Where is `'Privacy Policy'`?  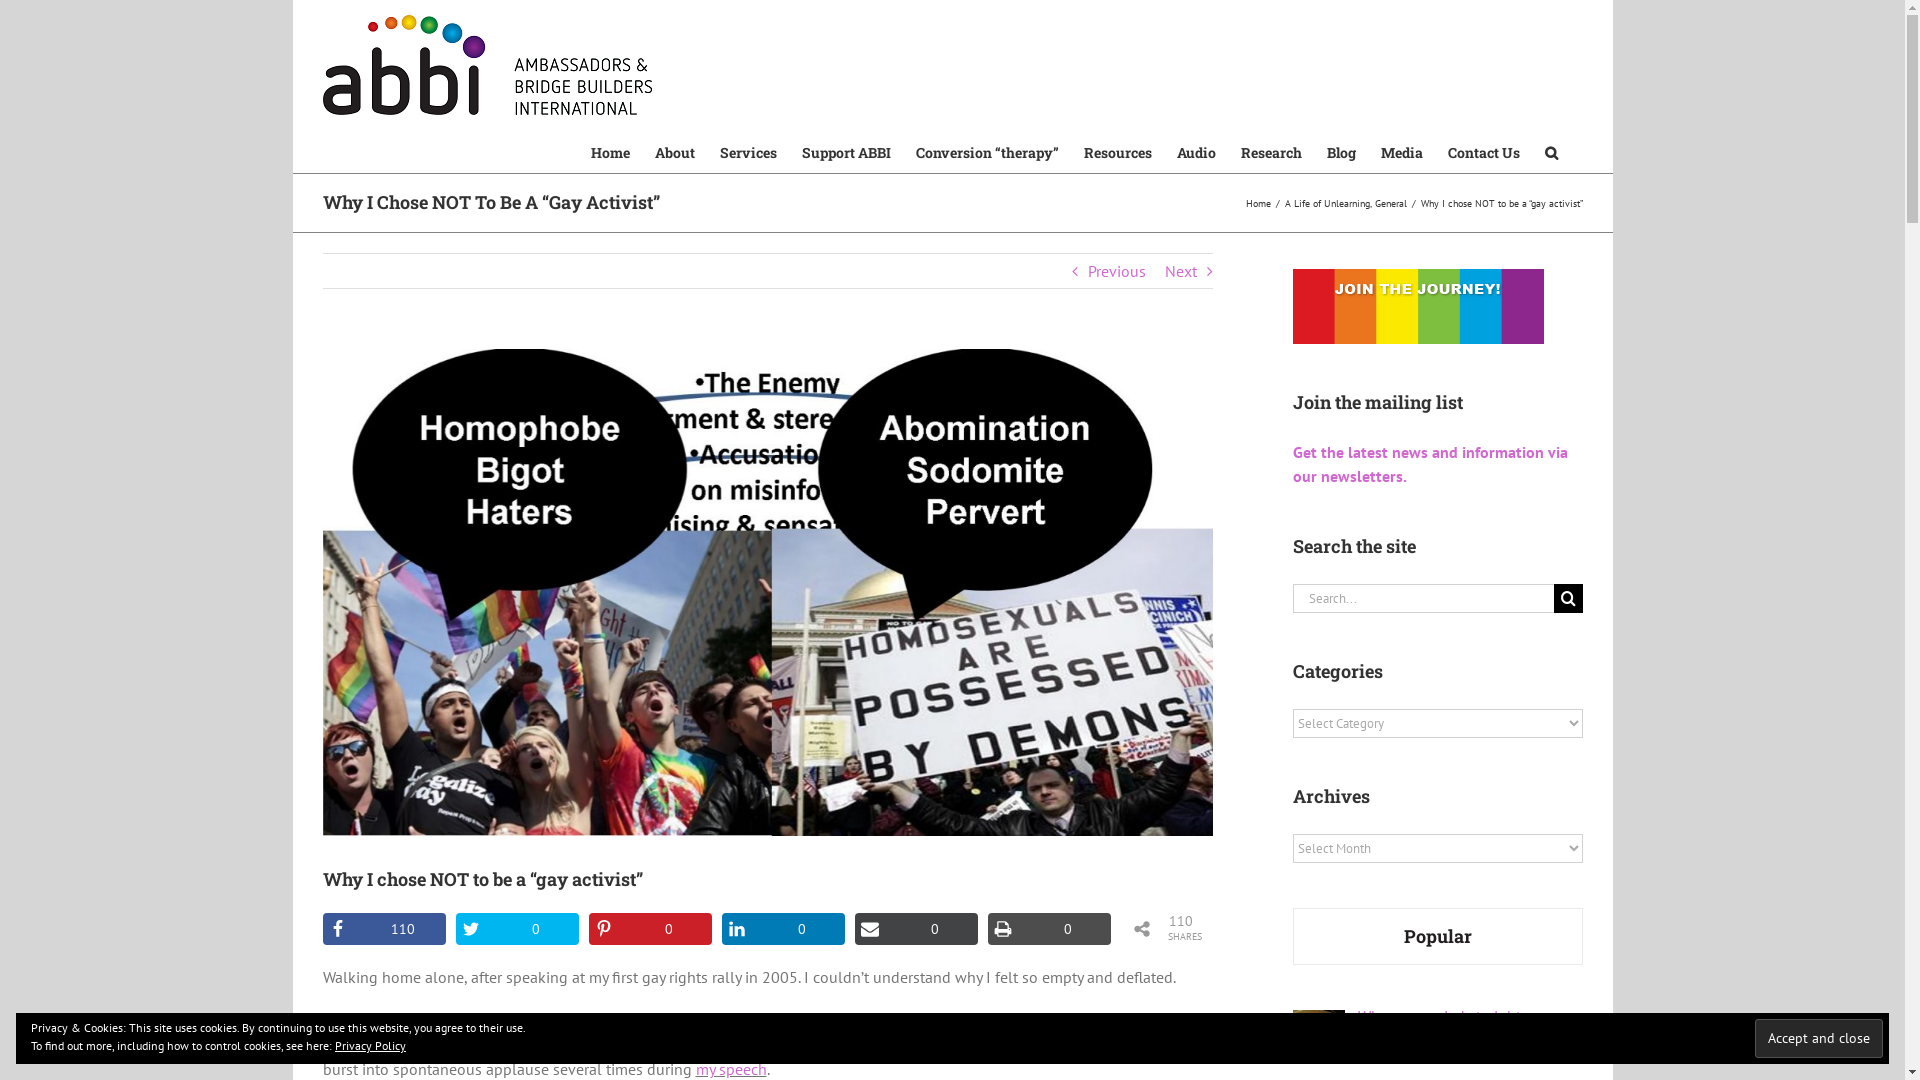 'Privacy Policy' is located at coordinates (370, 1044).